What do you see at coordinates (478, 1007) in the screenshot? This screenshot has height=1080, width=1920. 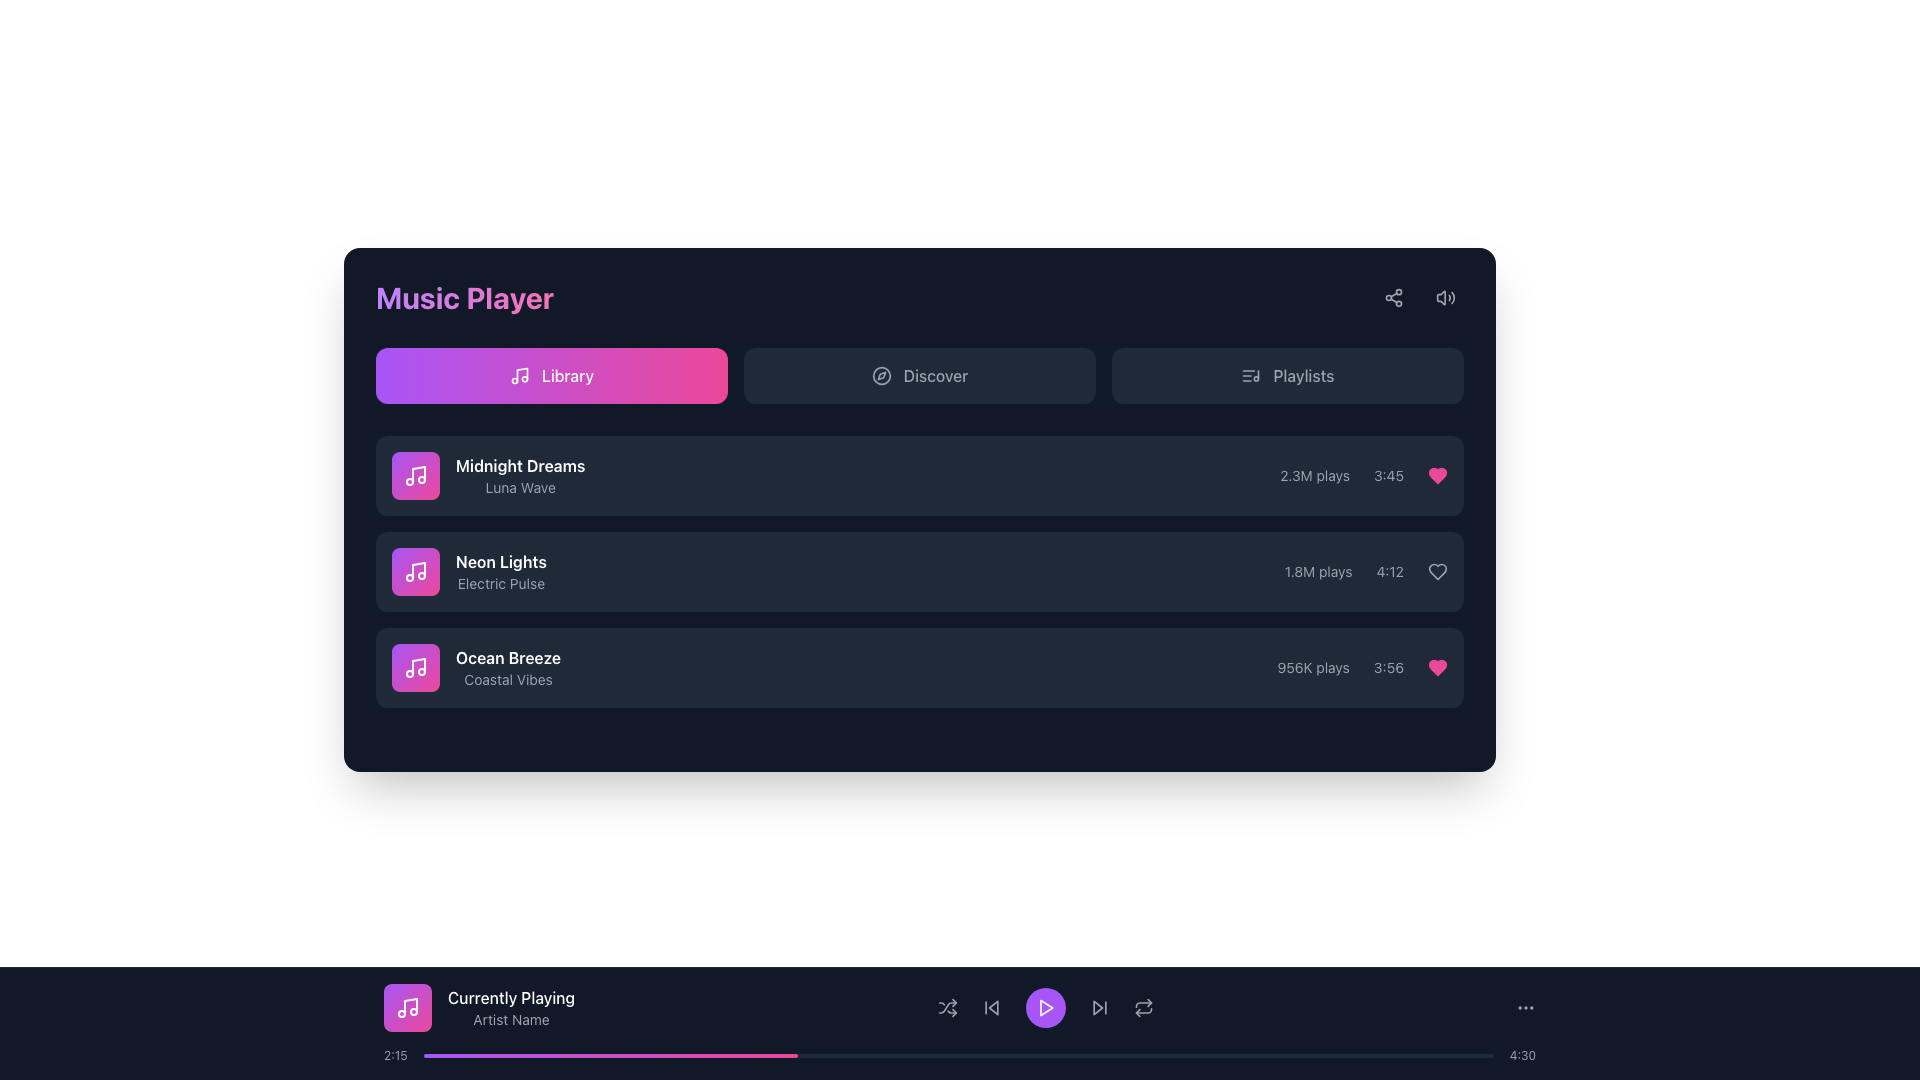 I see `the Informational Card that displays the currently playing song title and artist in the music player interface, located at the bottom section of the interface` at bounding box center [478, 1007].